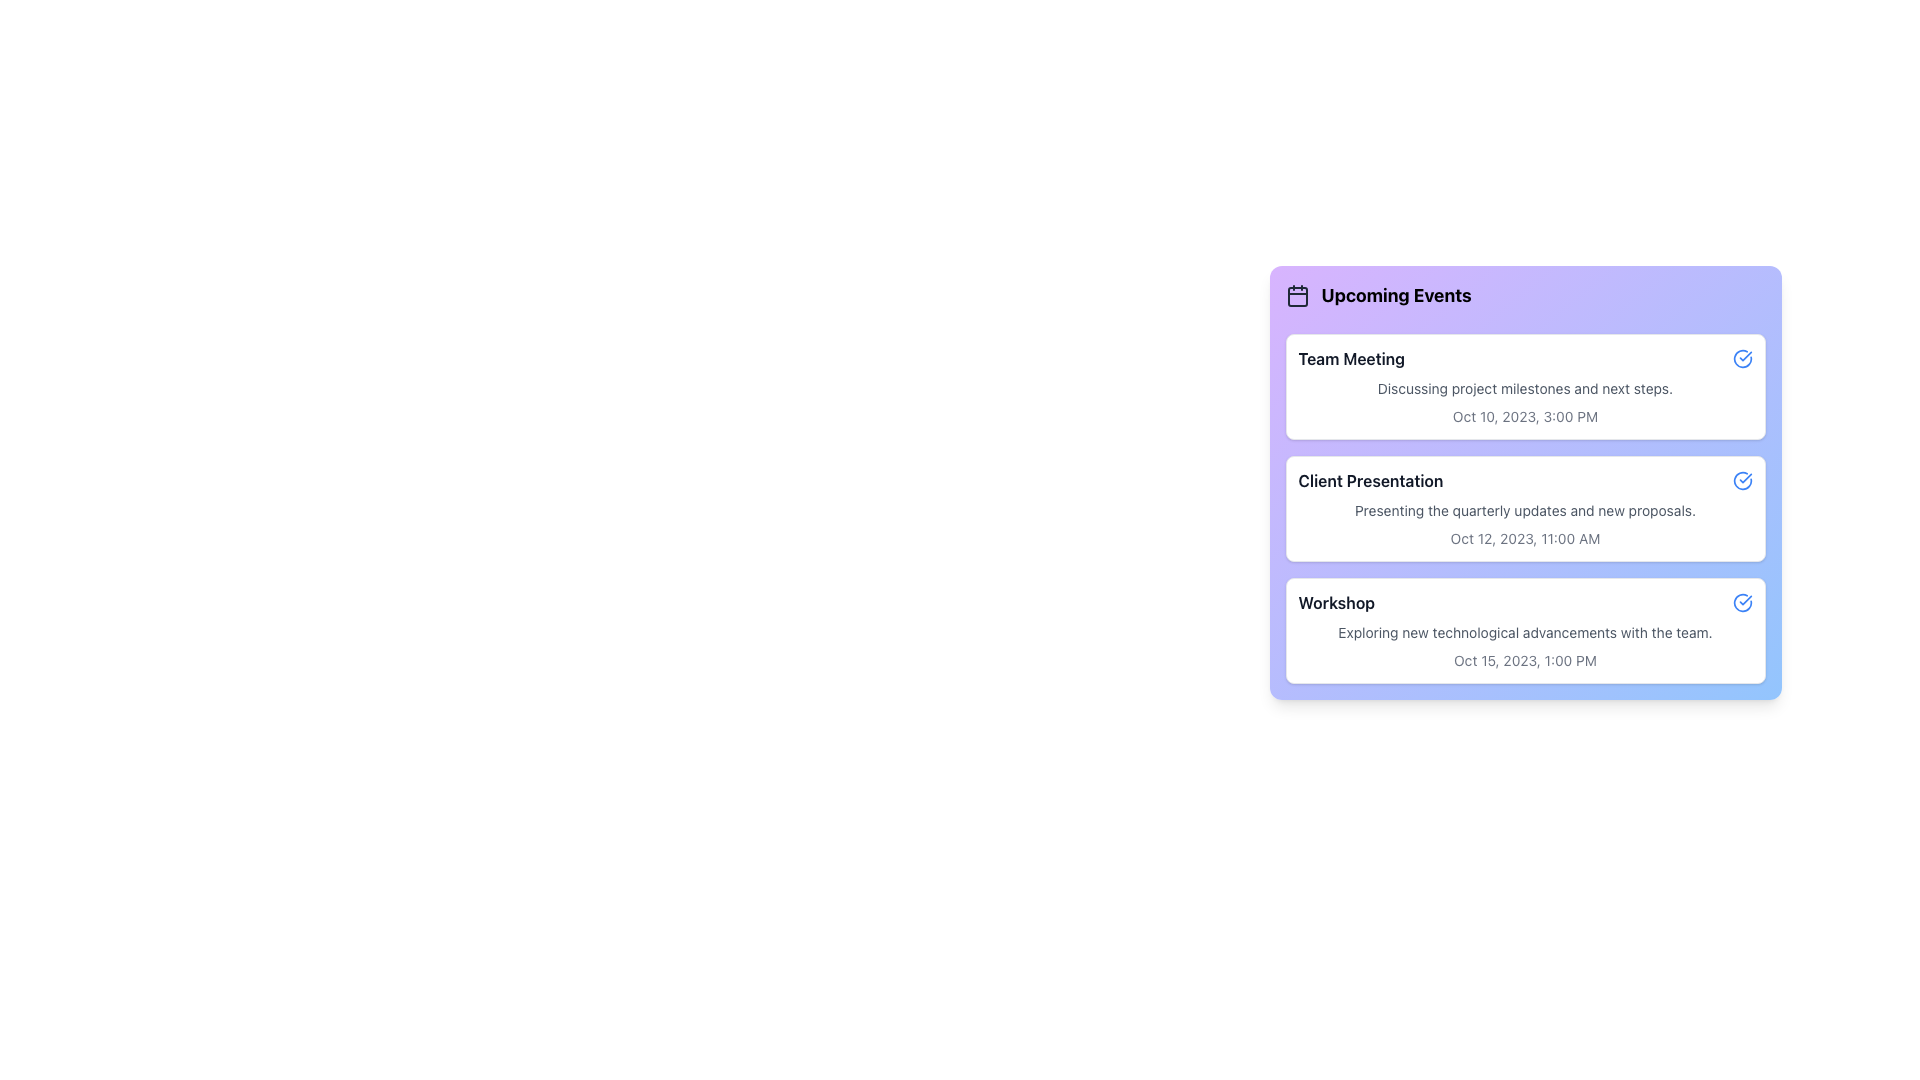 The width and height of the screenshot is (1920, 1080). I want to click on the Icon button that serves as a status indicator for the 'Client Presentation' event, located on the far right end of the row in the 'Upcoming Events' section, so click(1741, 481).